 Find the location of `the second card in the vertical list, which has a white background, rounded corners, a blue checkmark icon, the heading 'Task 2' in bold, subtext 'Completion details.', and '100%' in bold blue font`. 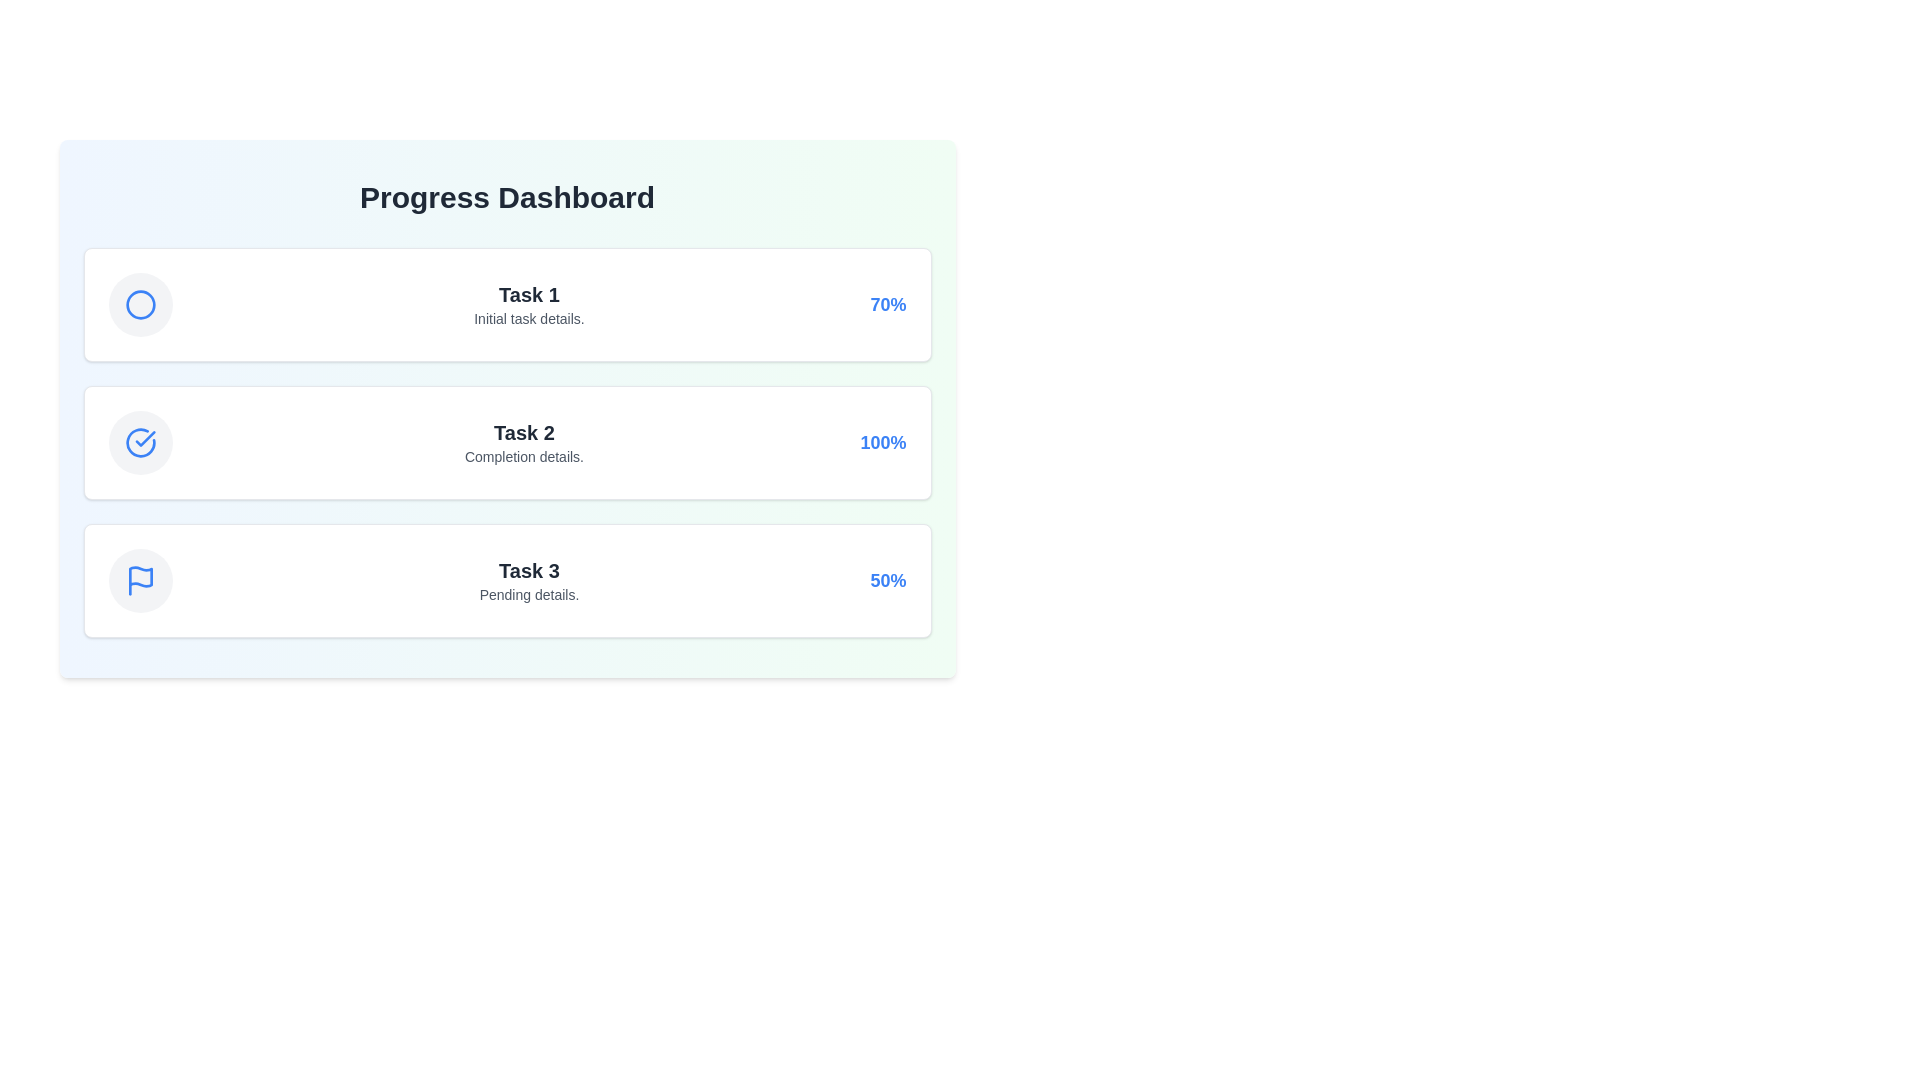

the second card in the vertical list, which has a white background, rounded corners, a blue checkmark icon, the heading 'Task 2' in bold, subtext 'Completion details.', and '100%' in bold blue font is located at coordinates (507, 442).